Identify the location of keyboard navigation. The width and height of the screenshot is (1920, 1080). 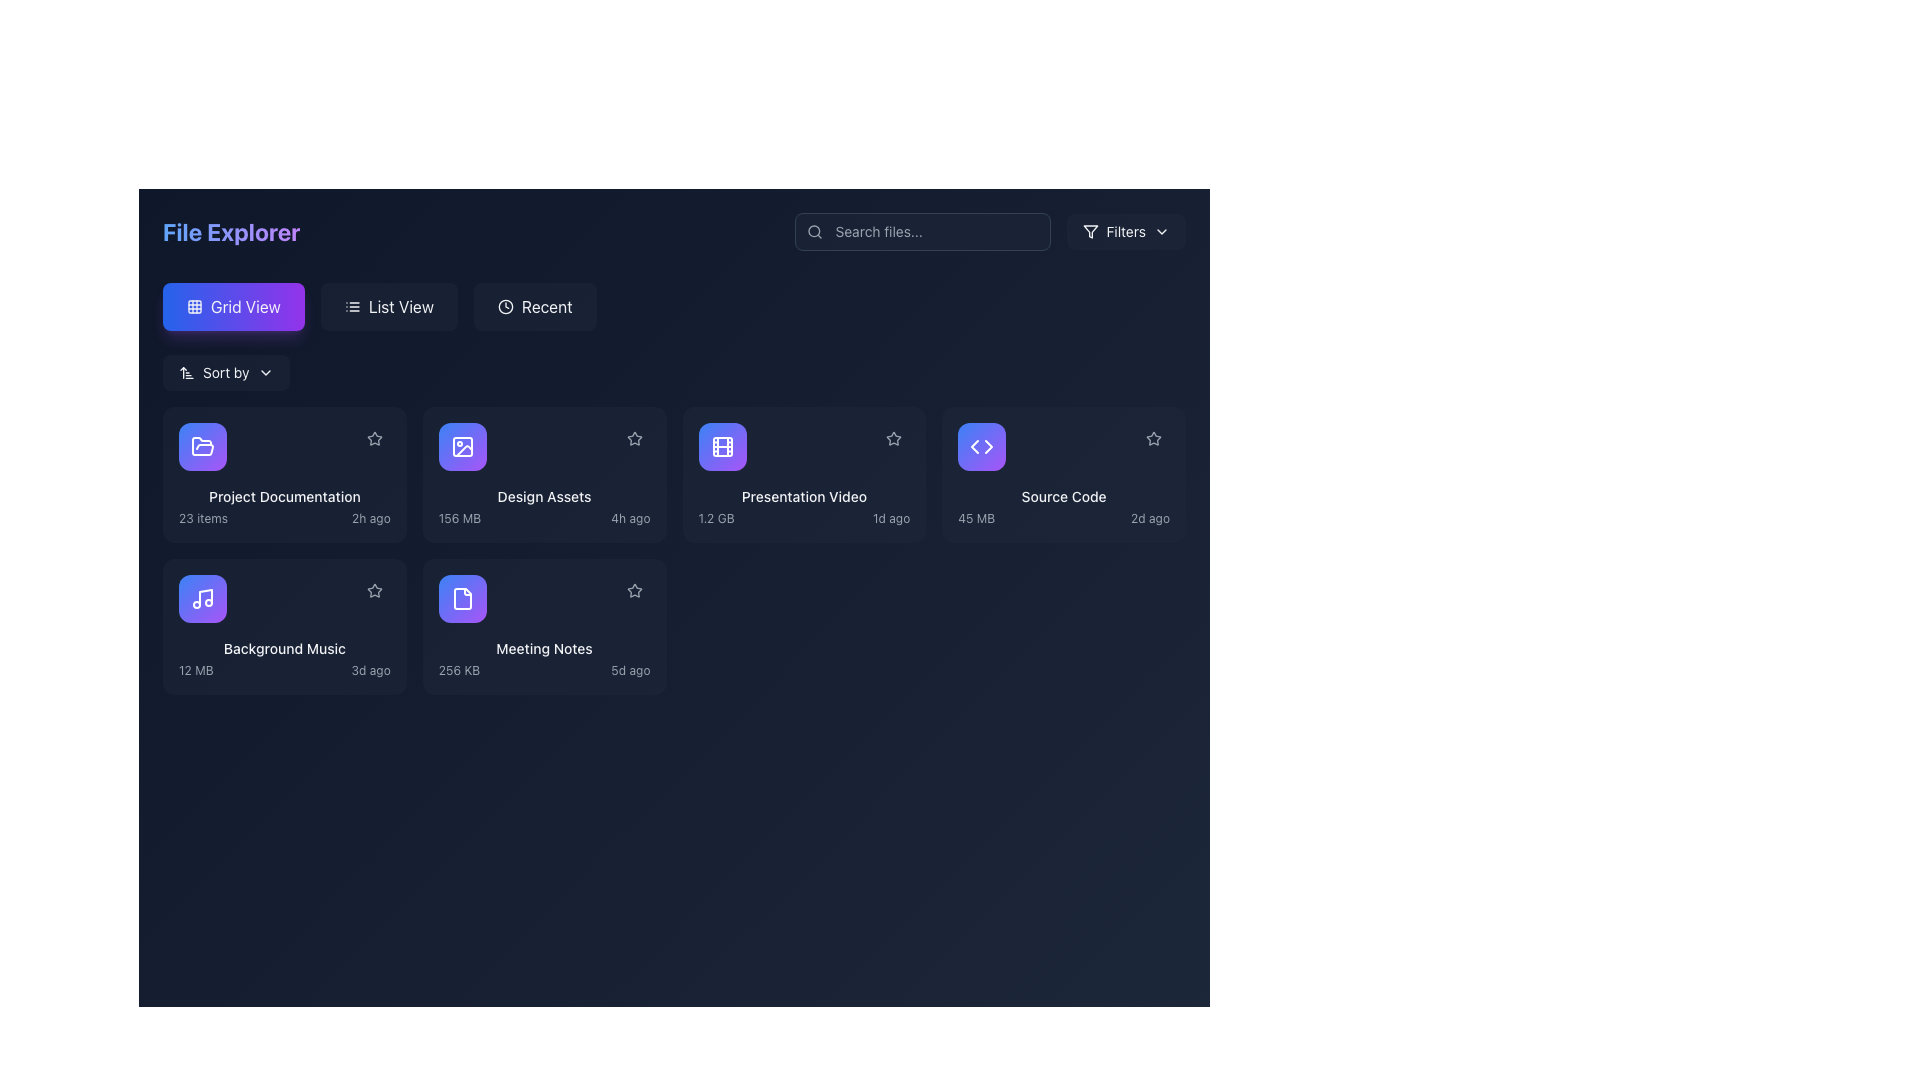
(389, 307).